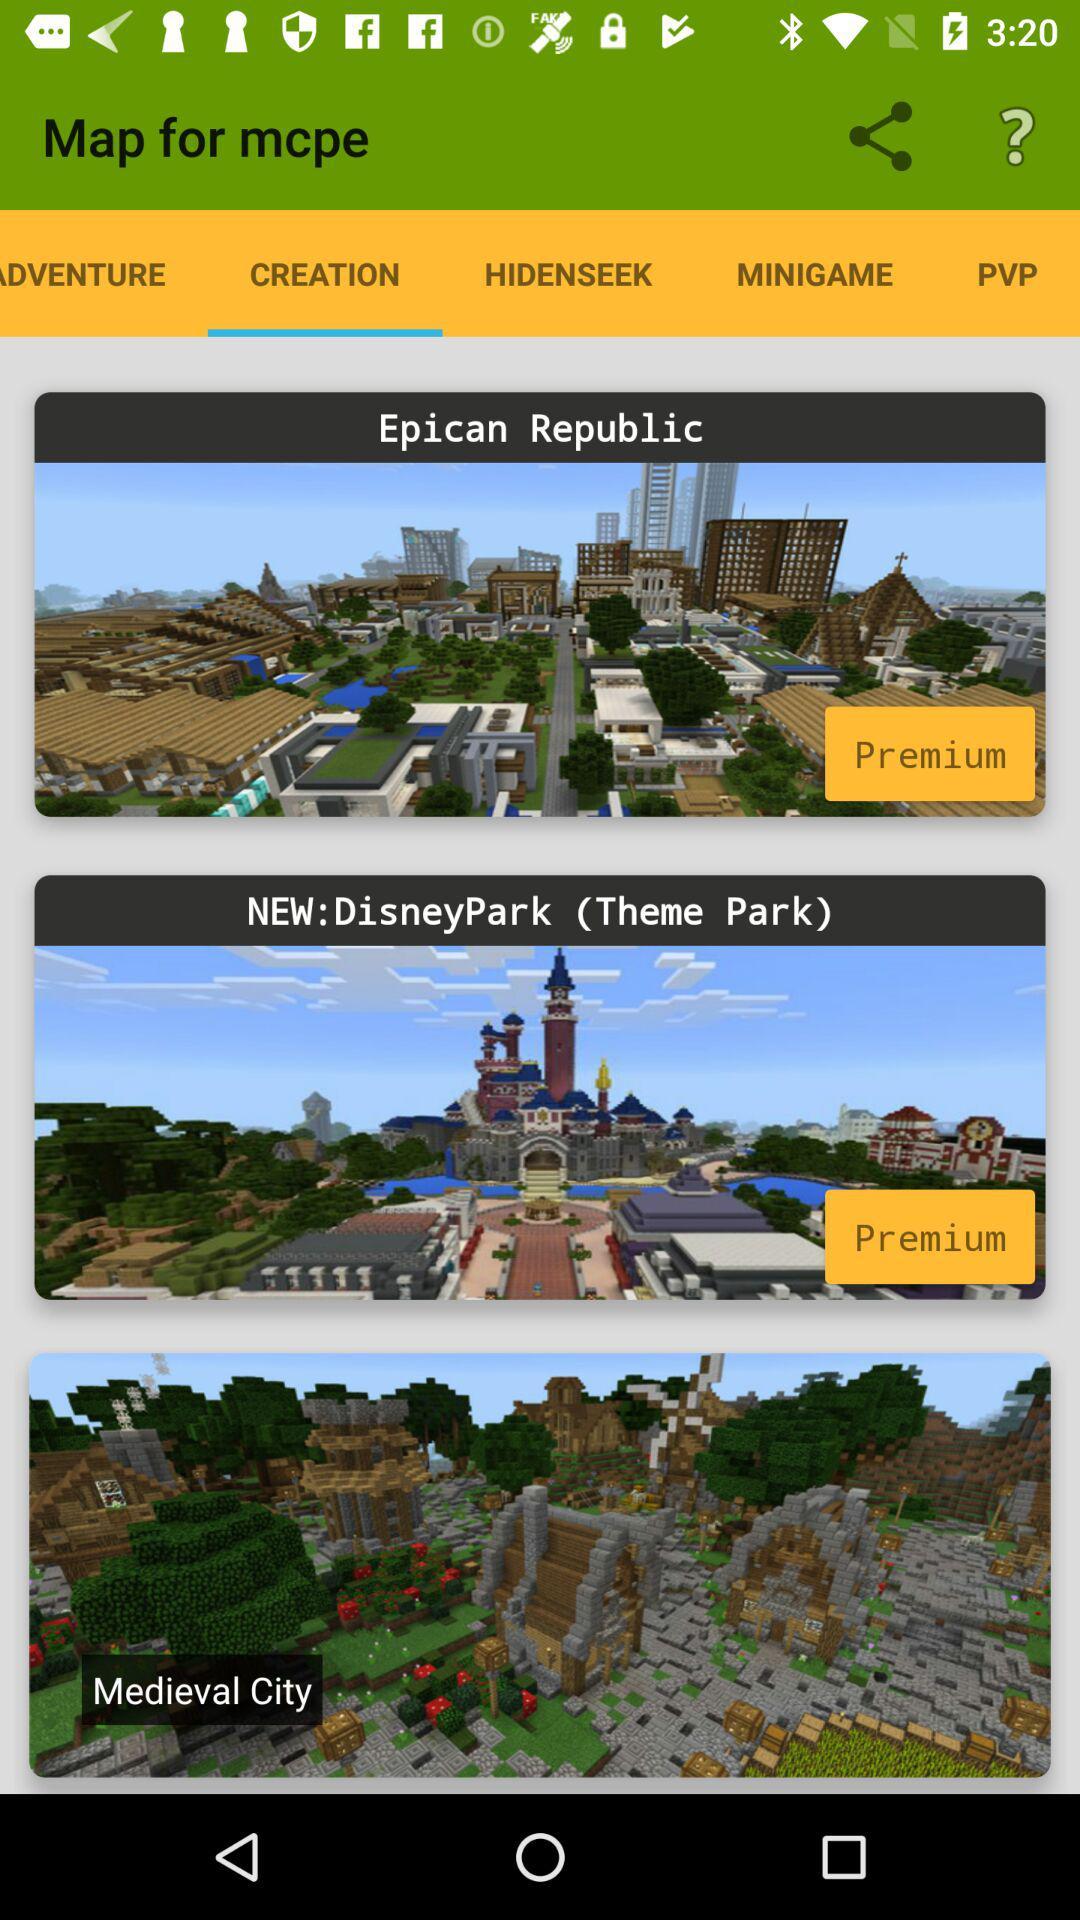 The width and height of the screenshot is (1080, 1920). Describe the element at coordinates (540, 1564) in the screenshot. I see `goes to a map` at that location.